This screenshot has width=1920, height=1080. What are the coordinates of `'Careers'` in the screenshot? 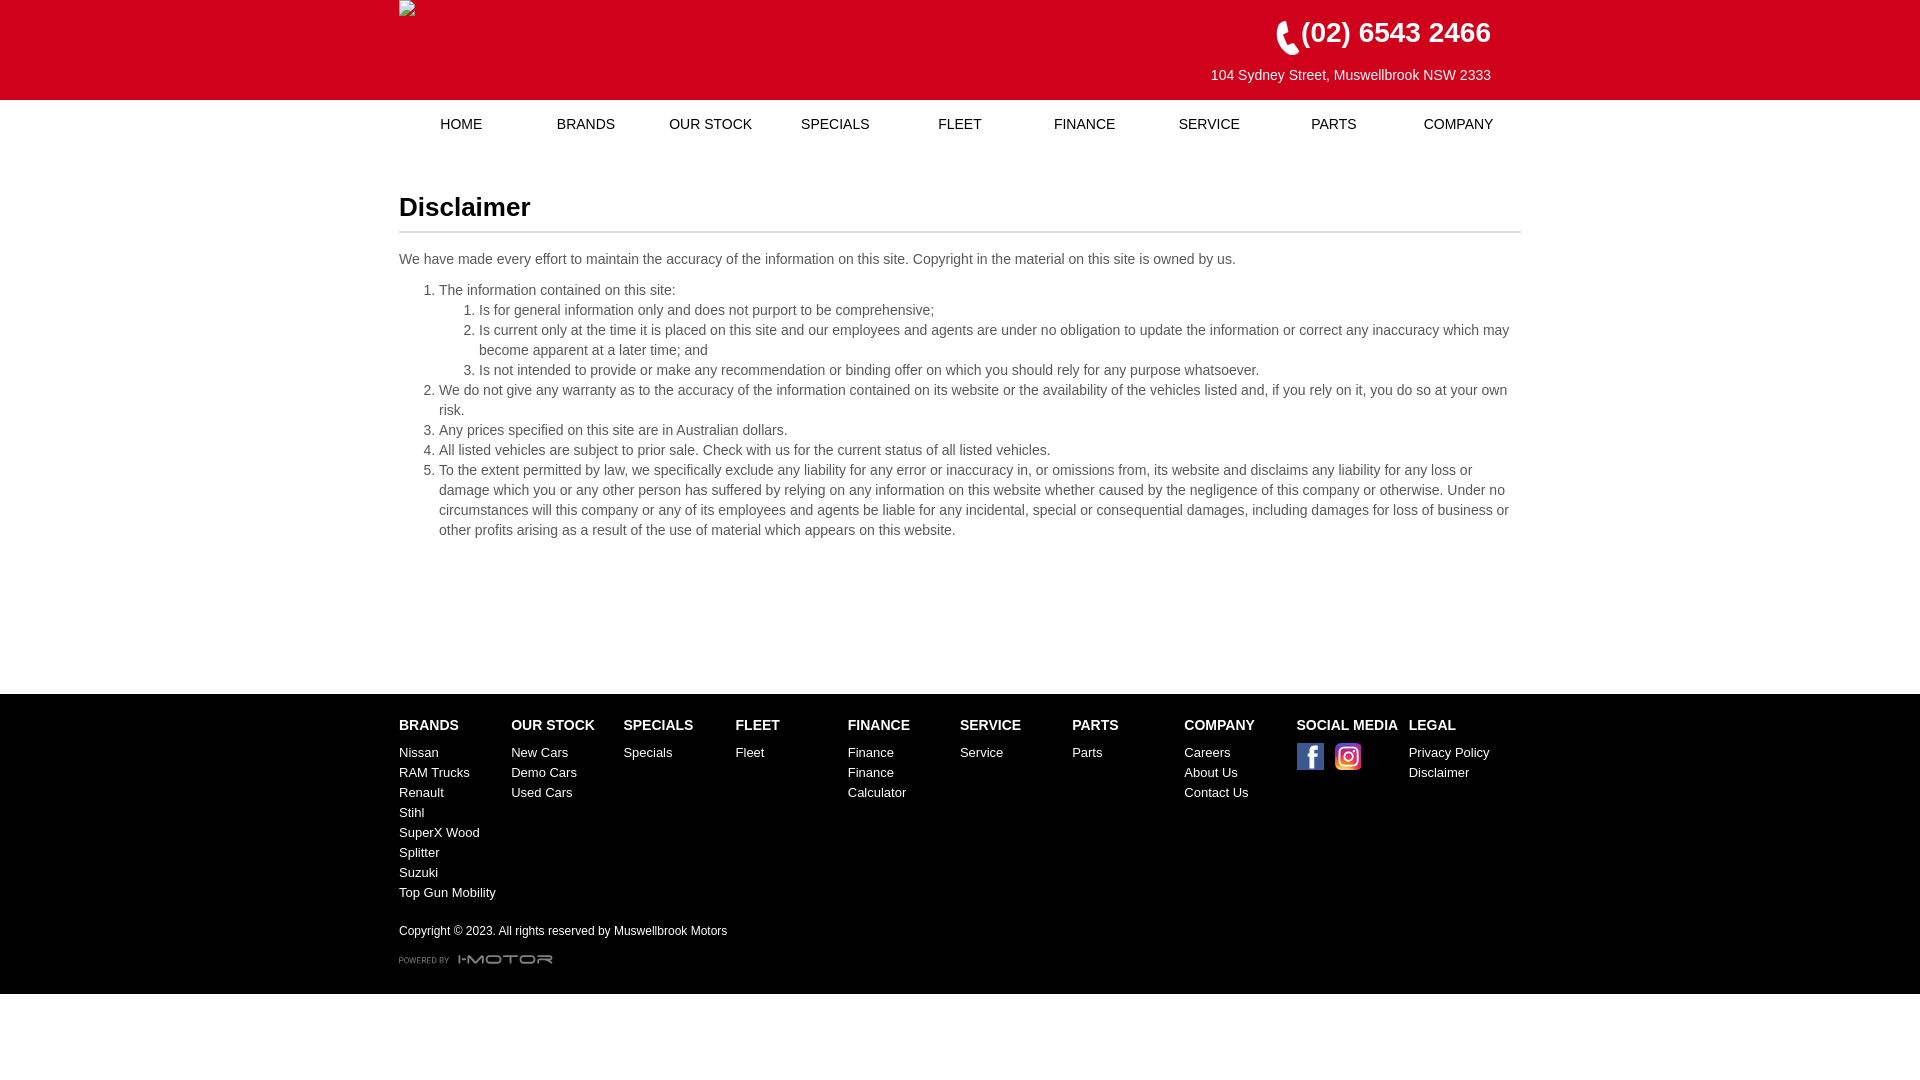 It's located at (1235, 752).